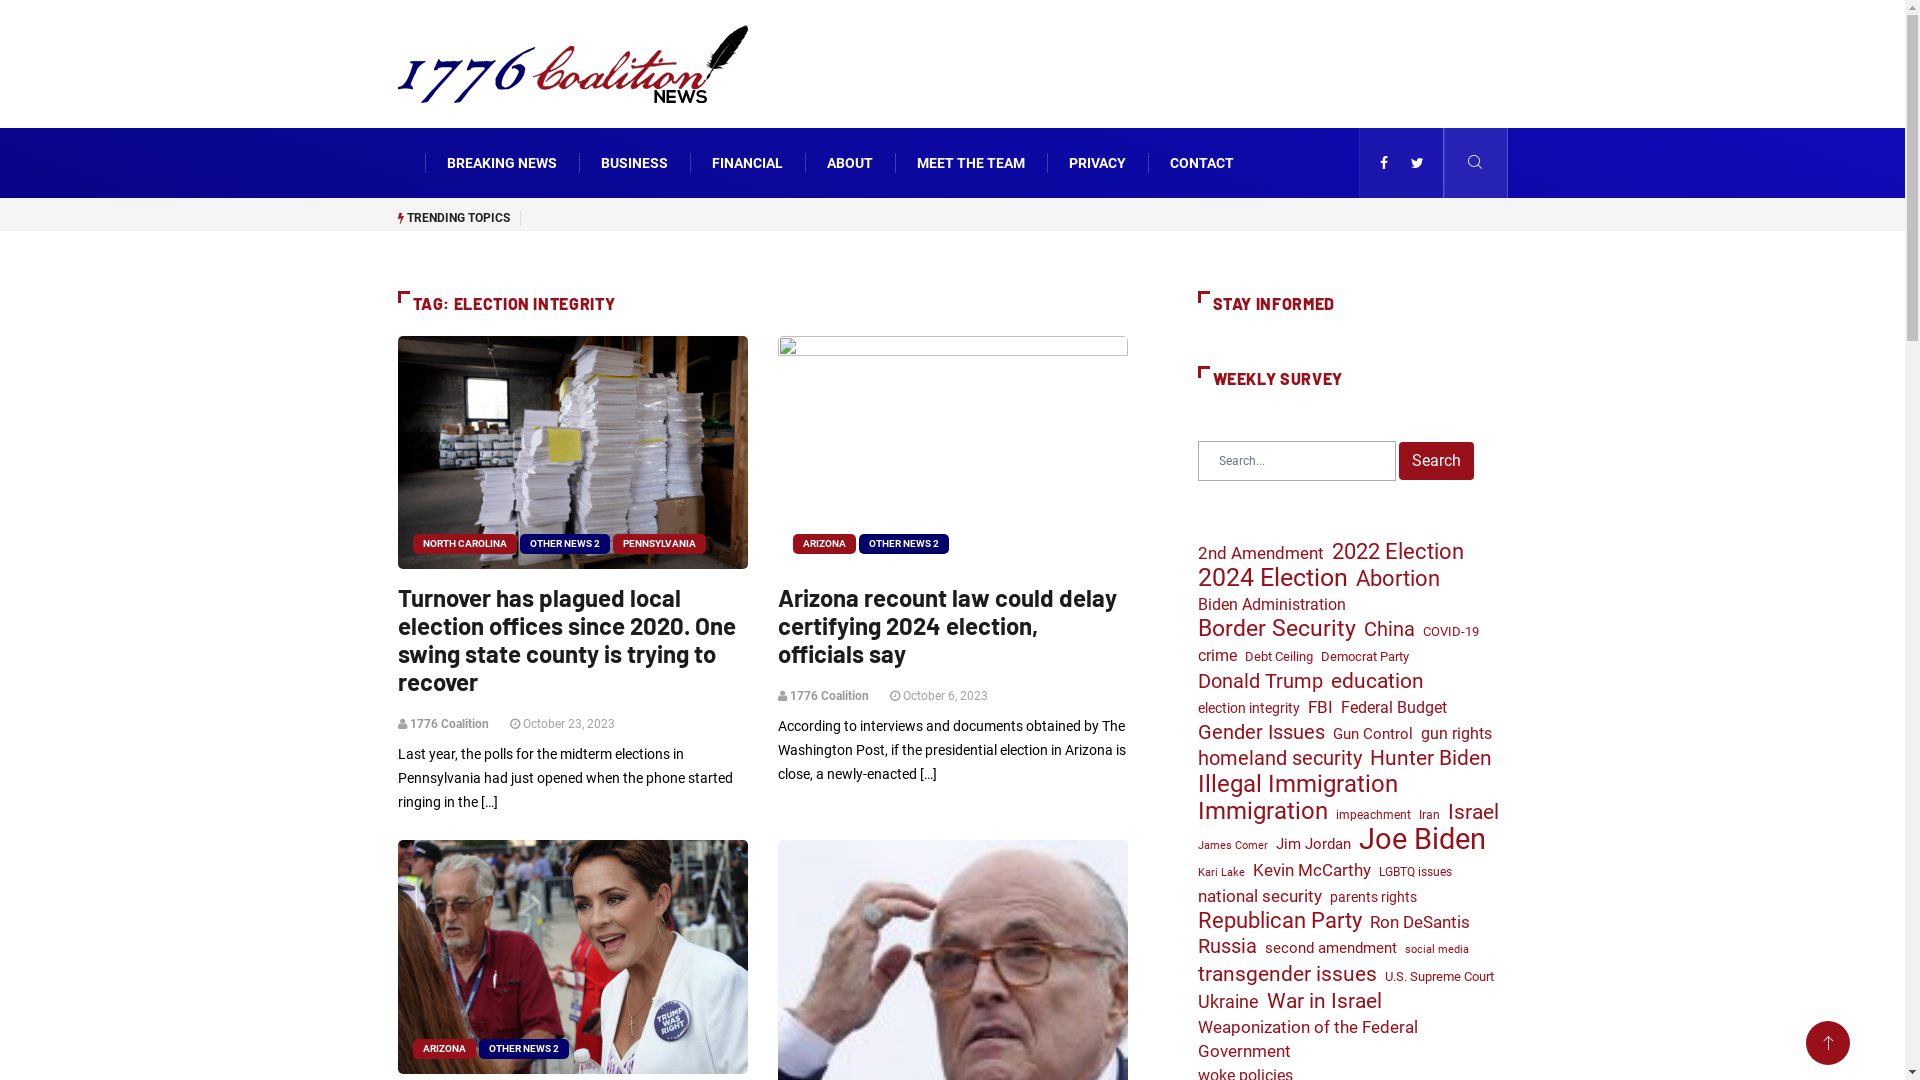 The height and width of the screenshot is (1080, 1920). Describe the element at coordinates (1297, 782) in the screenshot. I see `'Illegal Immigration'` at that location.